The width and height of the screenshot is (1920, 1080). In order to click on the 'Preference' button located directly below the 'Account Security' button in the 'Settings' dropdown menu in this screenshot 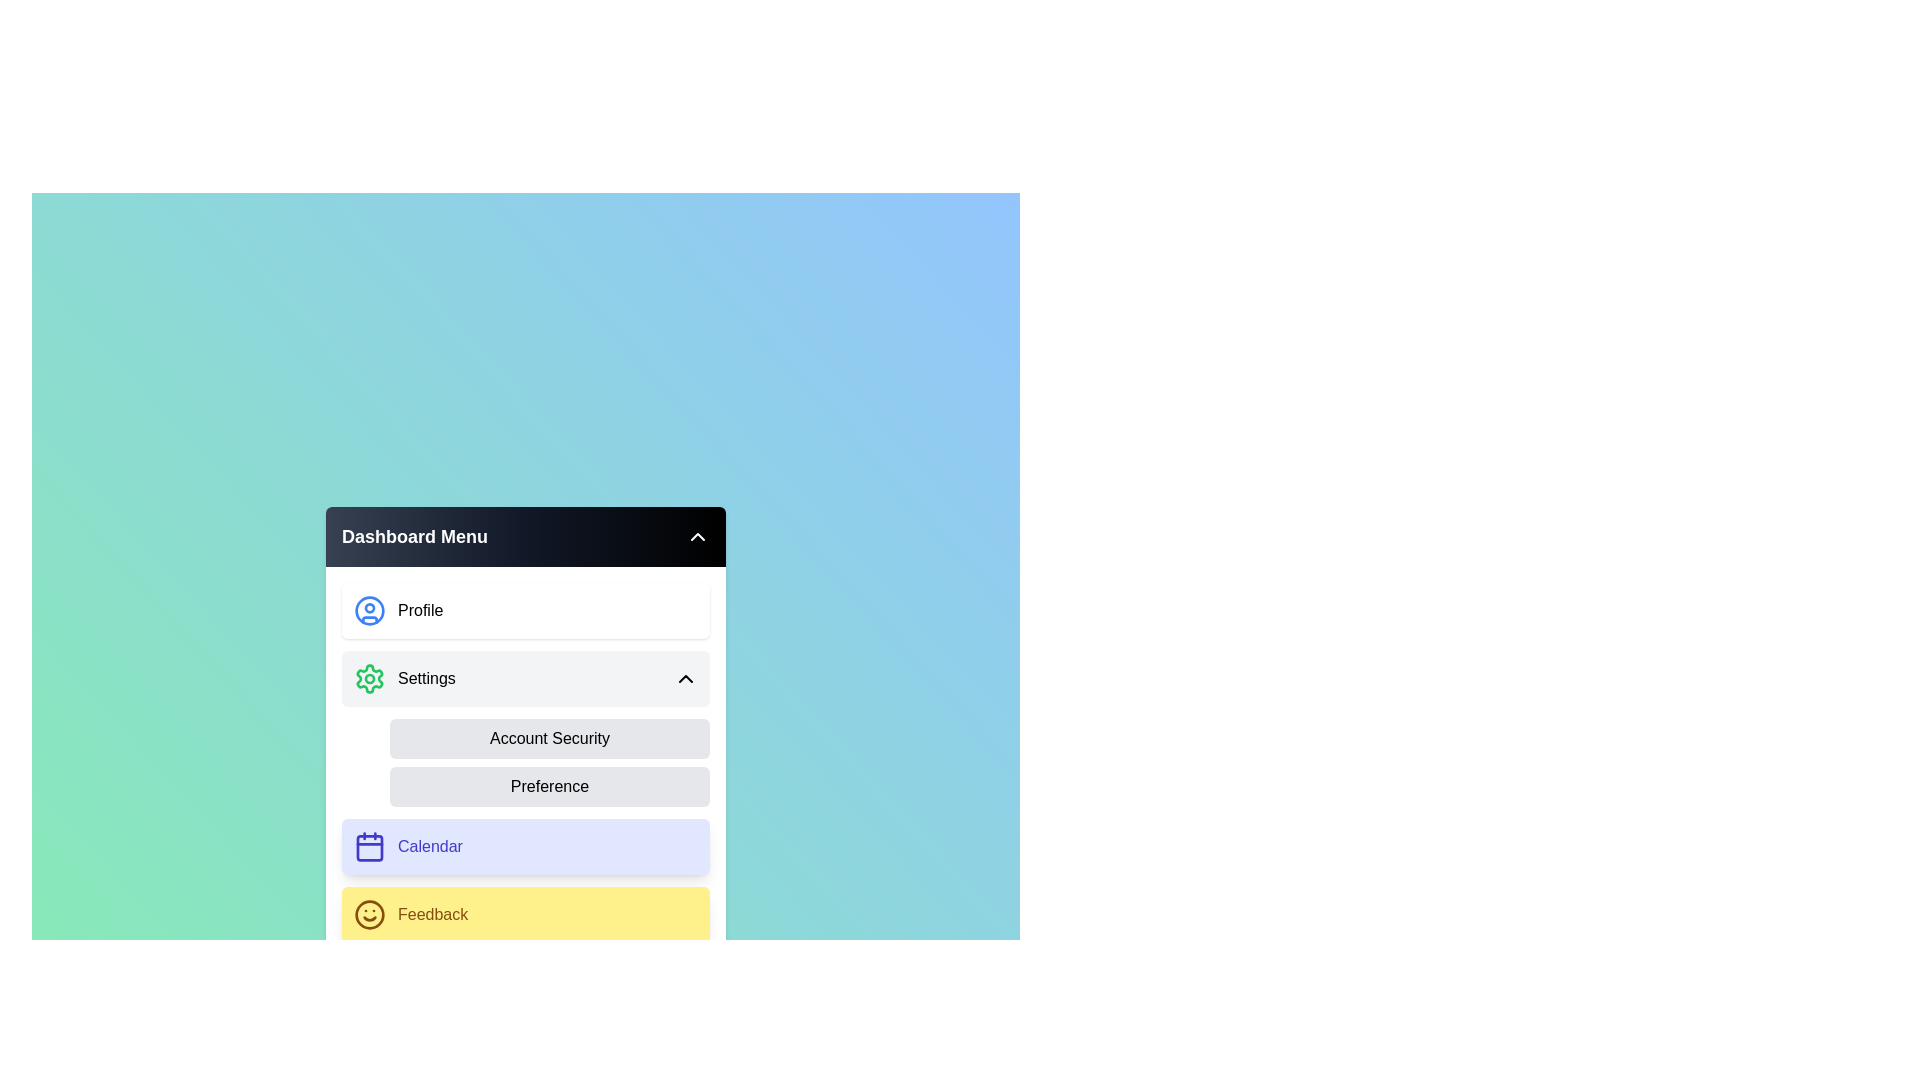, I will do `click(550, 785)`.